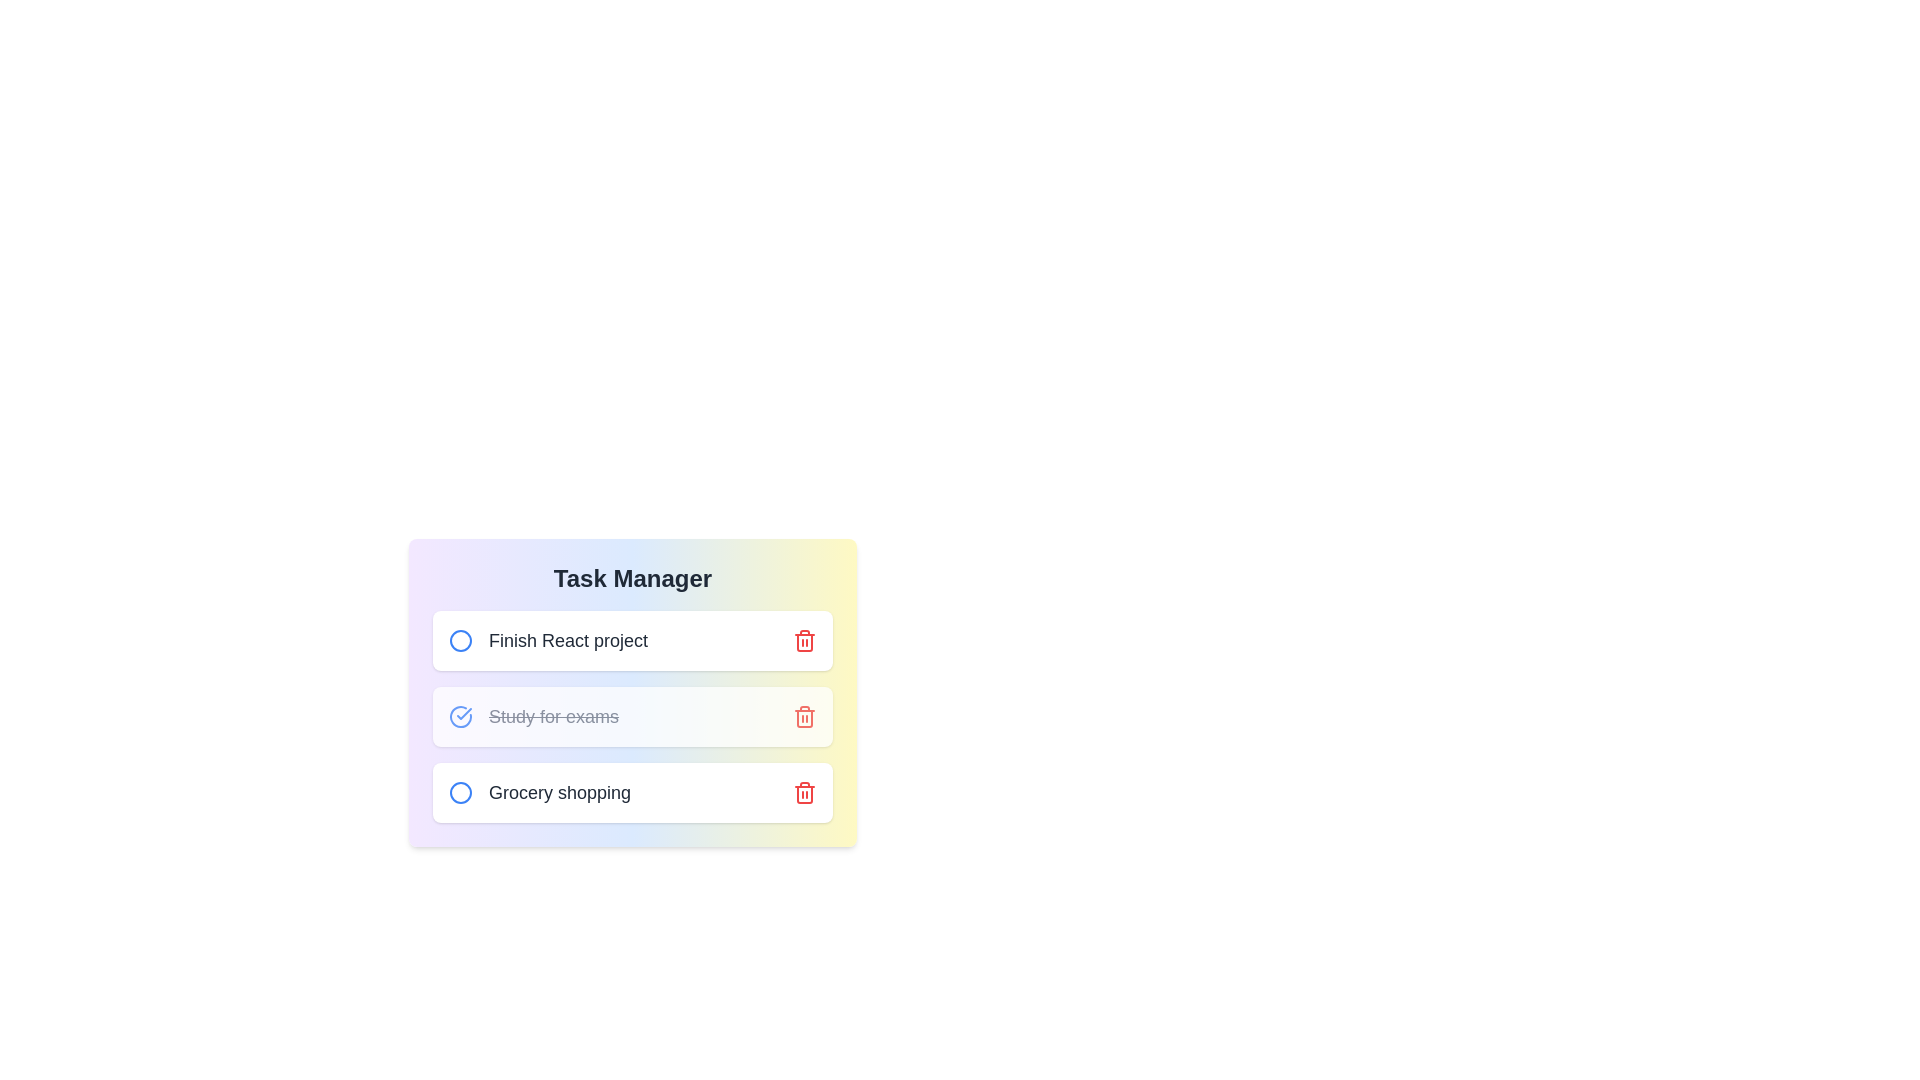 The width and height of the screenshot is (1920, 1080). What do you see at coordinates (805, 716) in the screenshot?
I see `the delete icon to remove the task Study for exams` at bounding box center [805, 716].